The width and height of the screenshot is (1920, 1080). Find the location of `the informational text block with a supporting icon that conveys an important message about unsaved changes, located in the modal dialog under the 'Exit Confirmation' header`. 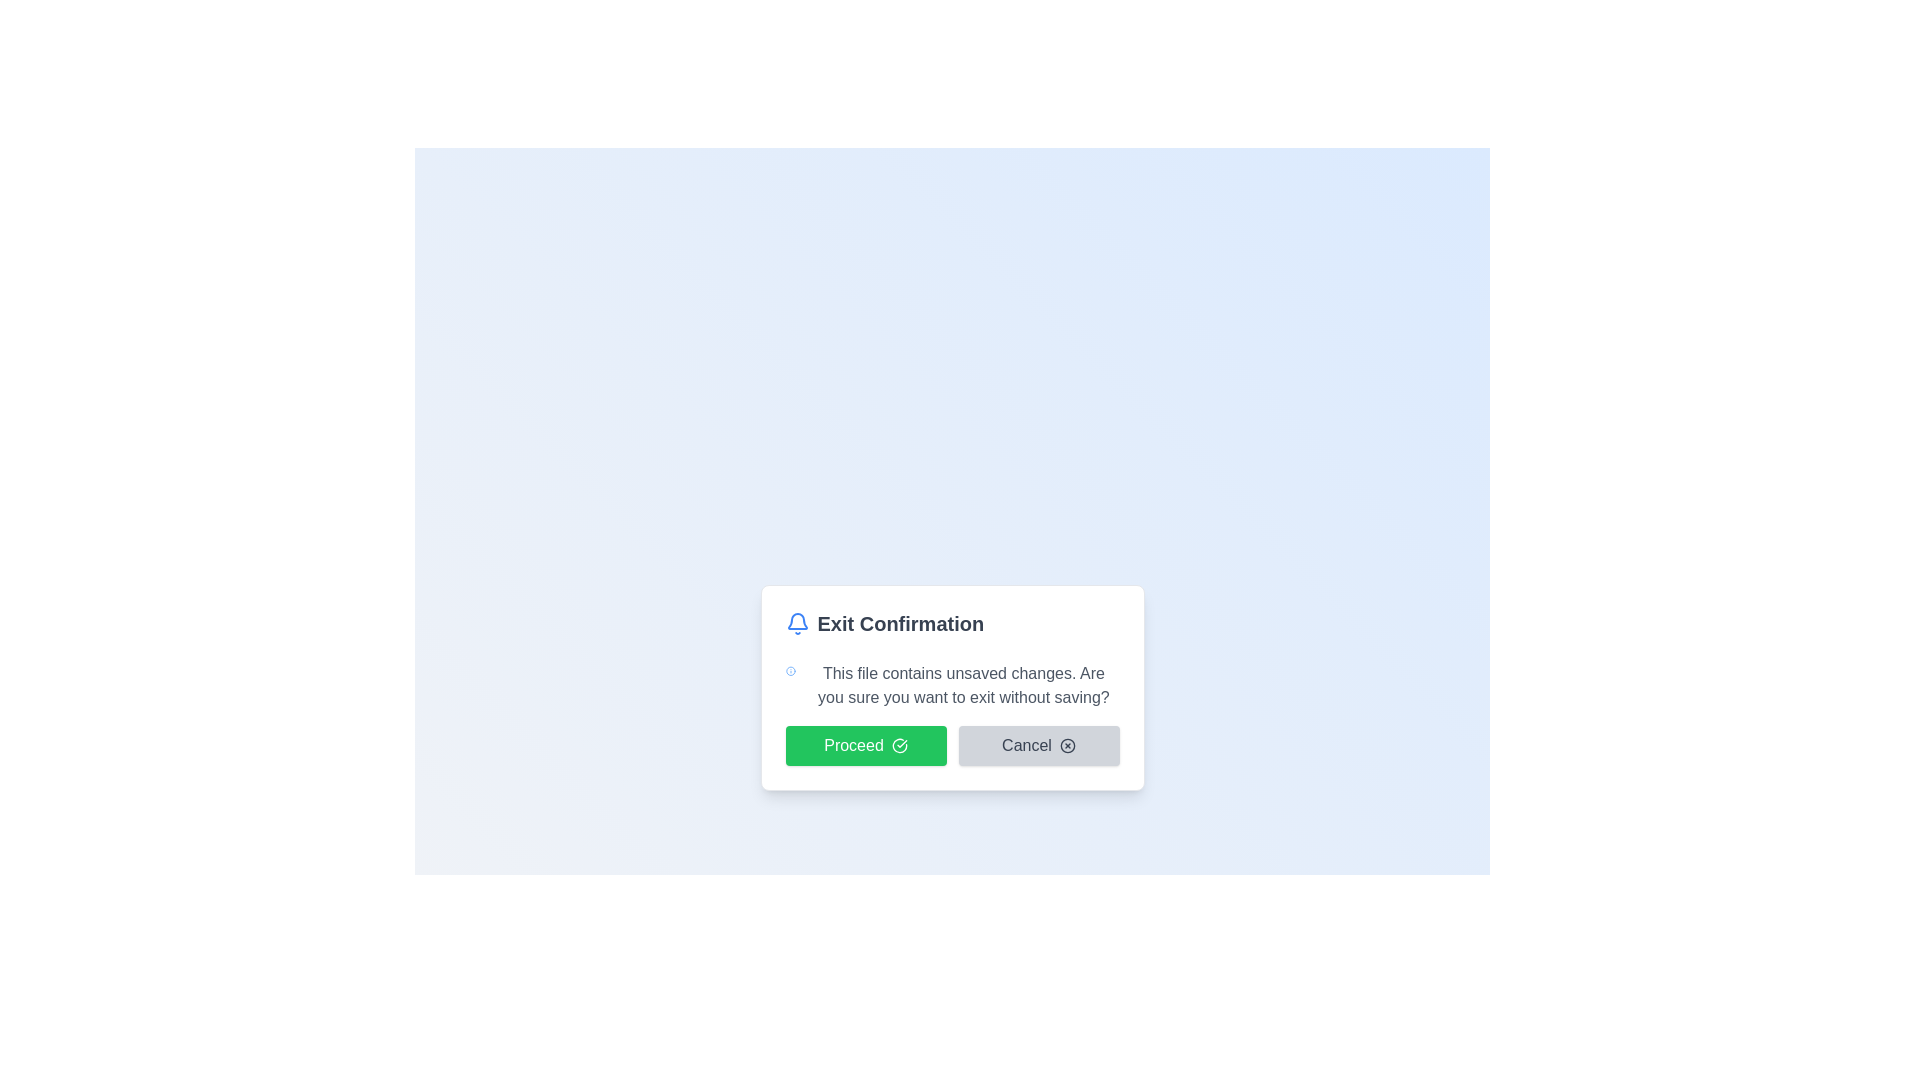

the informational text block with a supporting icon that conveys an important message about unsaved changes, located in the modal dialog under the 'Exit Confirmation' header is located at coordinates (951, 685).